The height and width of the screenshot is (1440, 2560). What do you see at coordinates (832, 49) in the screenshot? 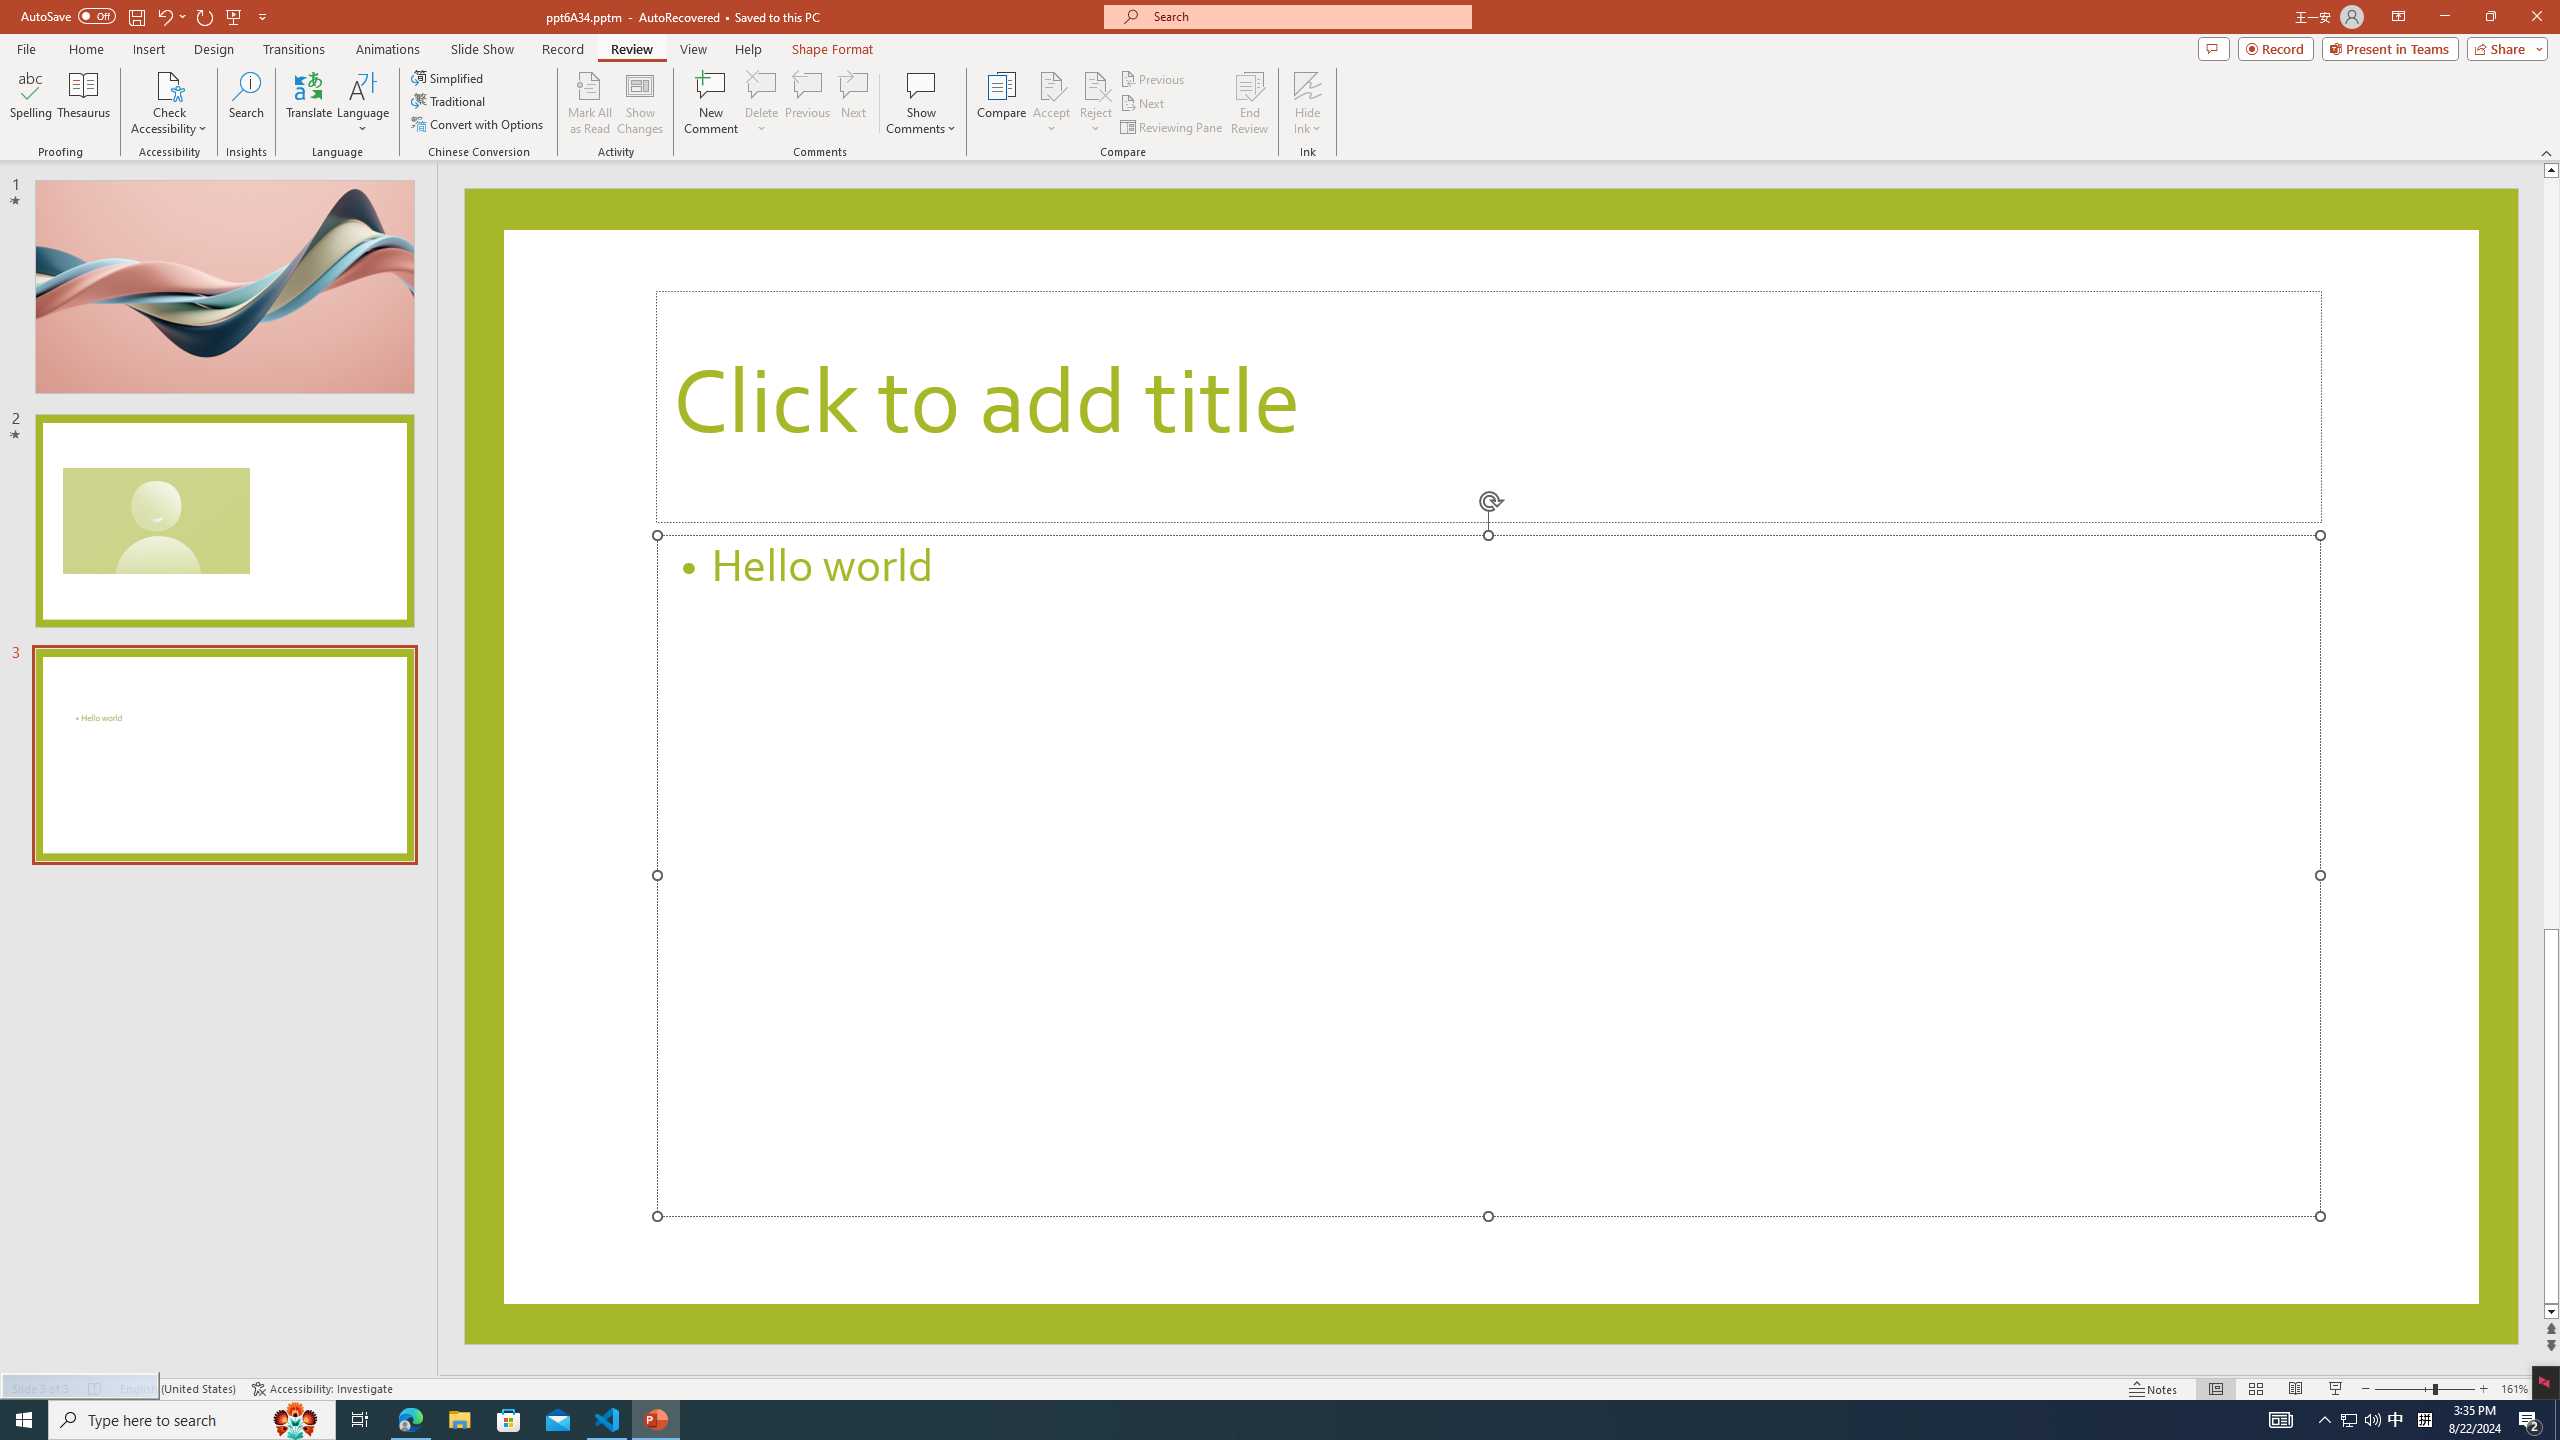
I see `'Shape Format'` at bounding box center [832, 49].